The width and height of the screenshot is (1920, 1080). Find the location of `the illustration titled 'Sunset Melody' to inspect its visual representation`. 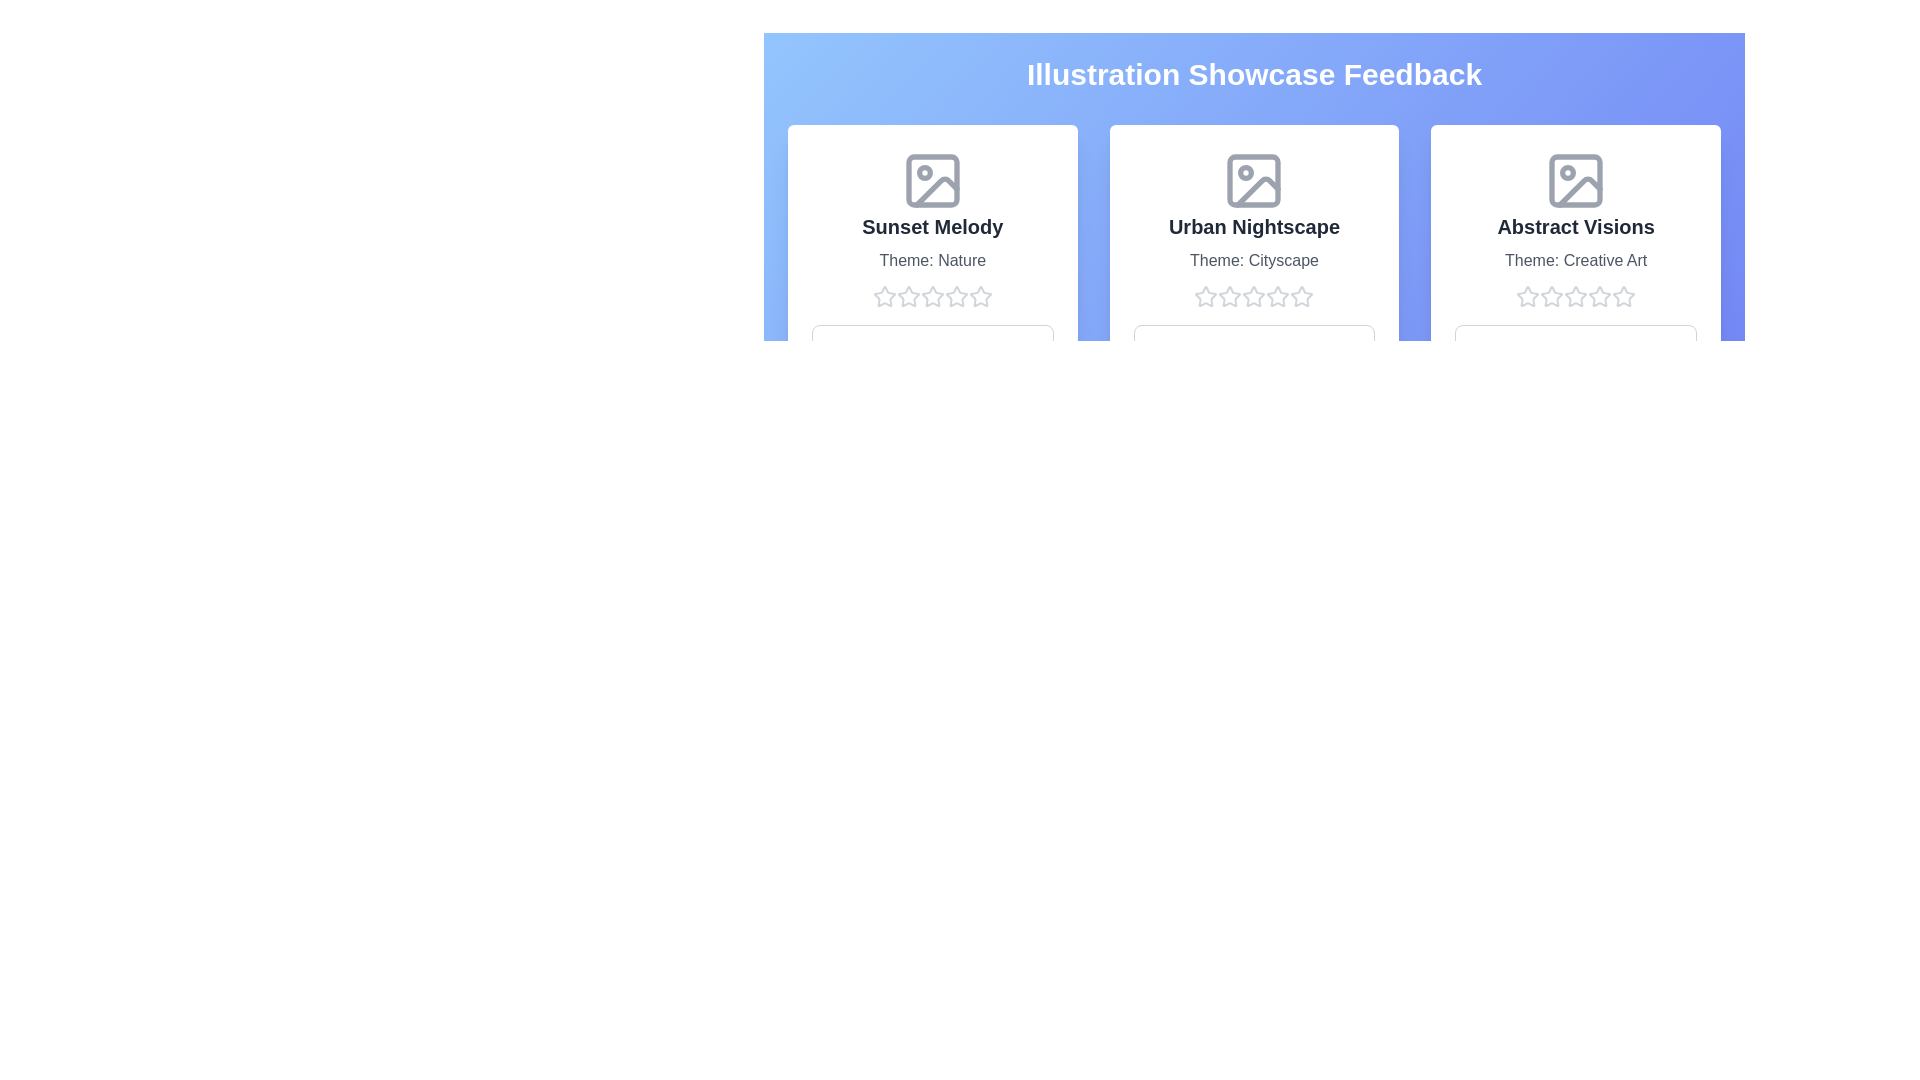

the illustration titled 'Sunset Melody' to inspect its visual representation is located at coordinates (930, 181).